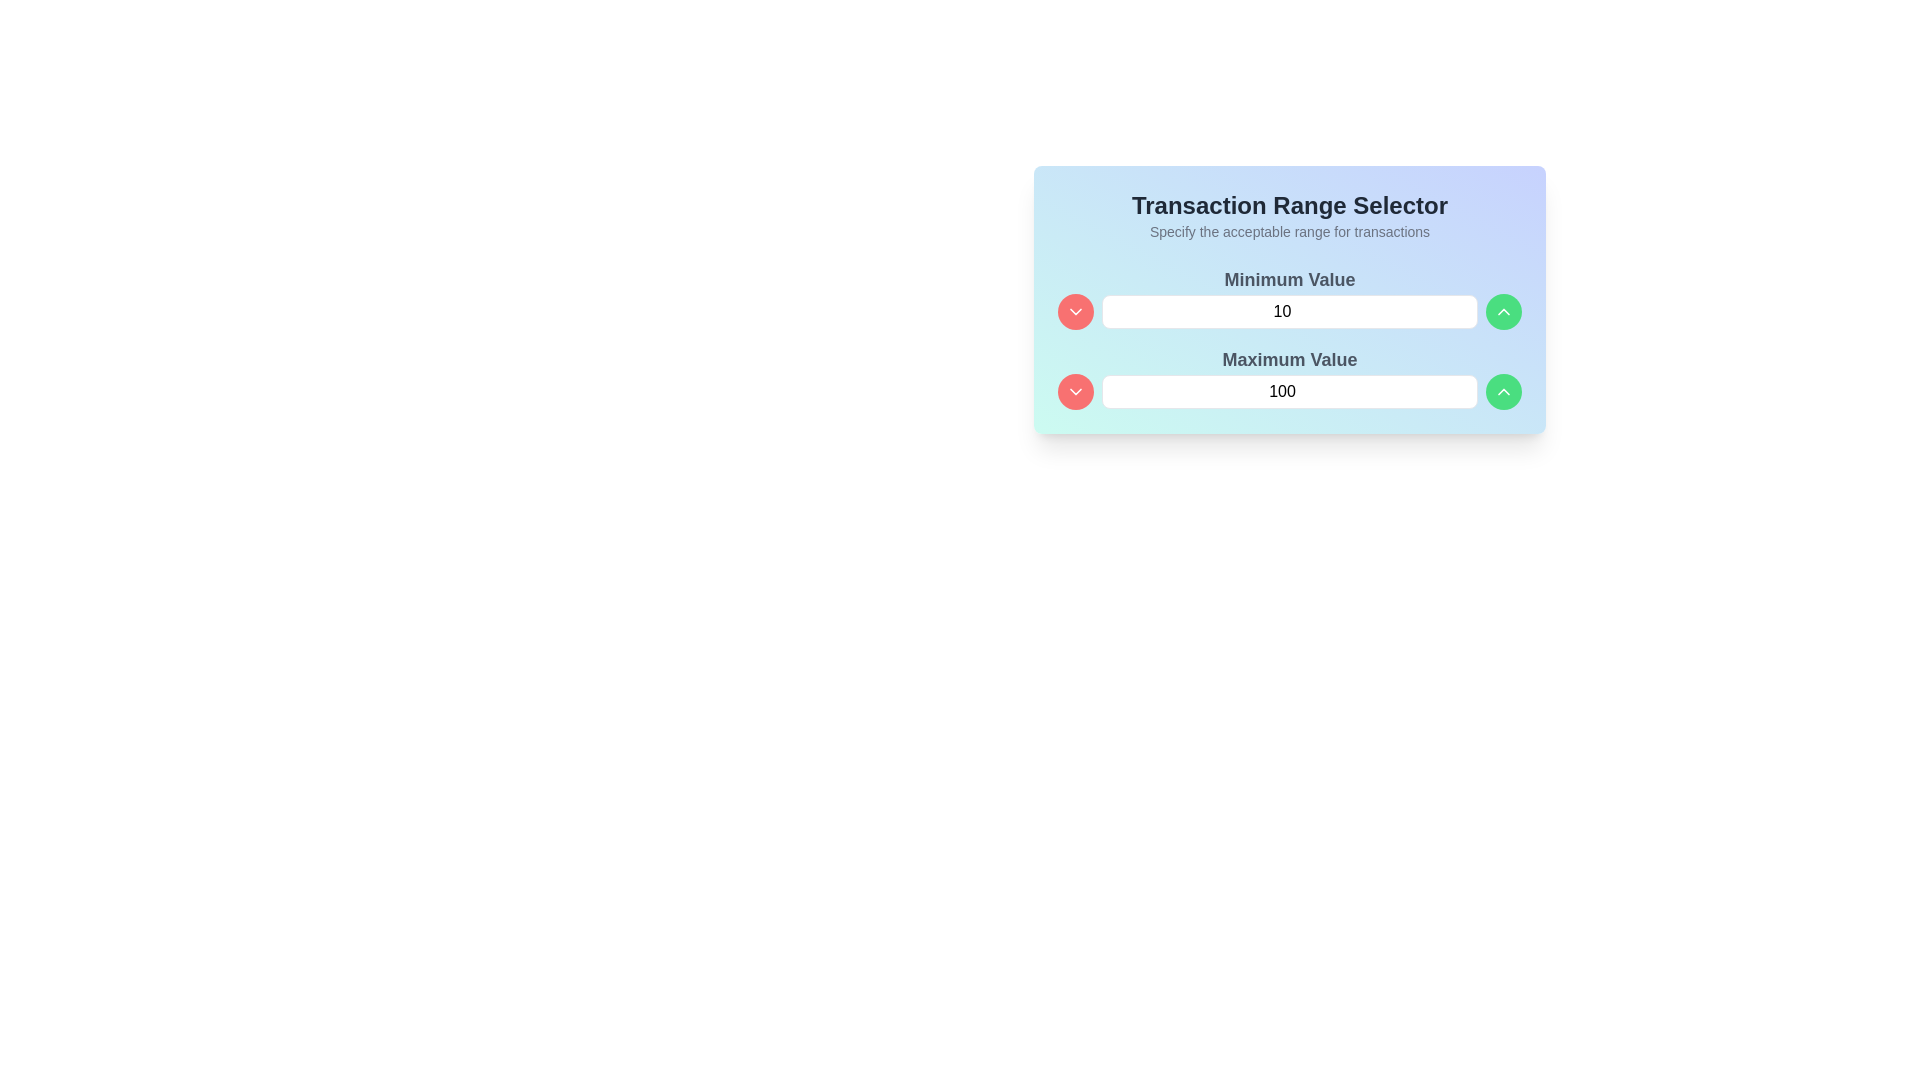 Image resolution: width=1920 pixels, height=1080 pixels. I want to click on the 'Minimum Value' text label, which is styled in a larger, bold gray font and positioned at the top center of its component group, so click(1290, 280).